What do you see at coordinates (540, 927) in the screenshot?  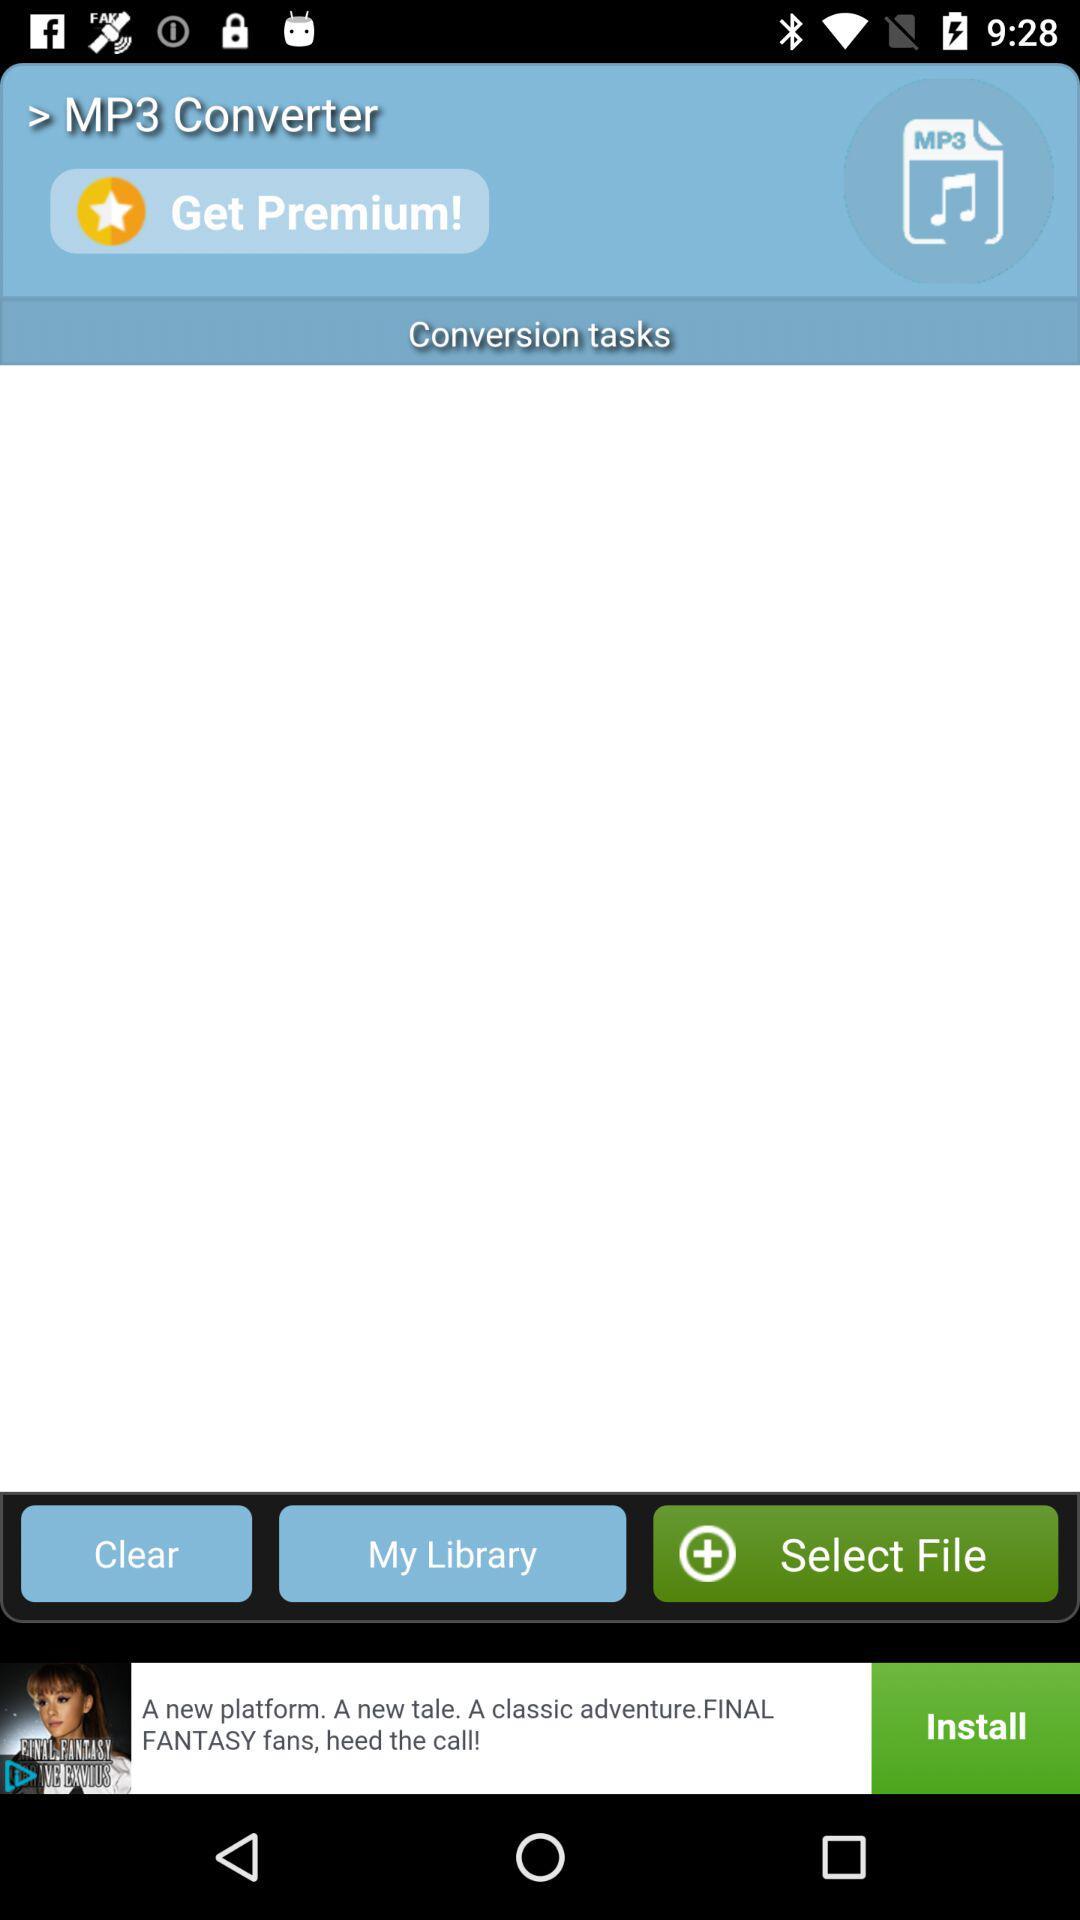 I see `app below the conversion tasks item` at bounding box center [540, 927].